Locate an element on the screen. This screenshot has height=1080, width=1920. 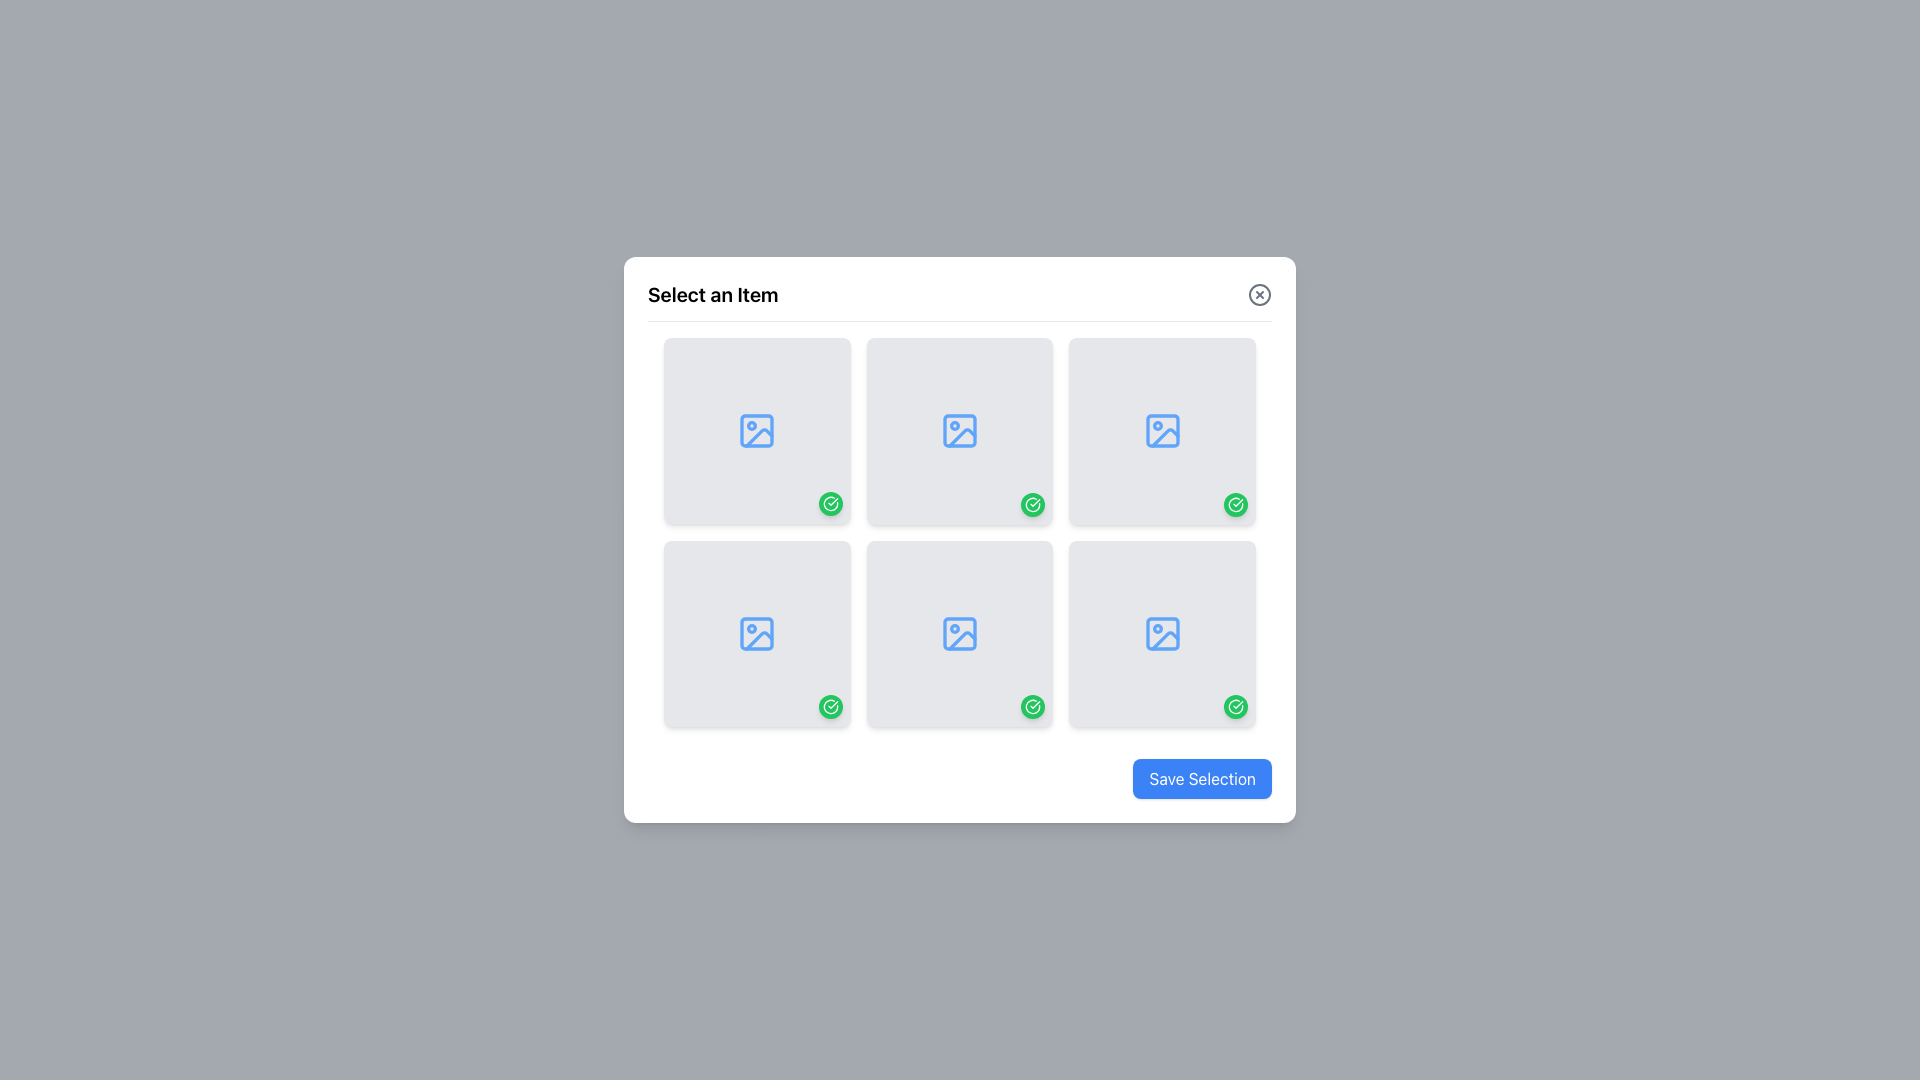
the state of the confirmation icon located in the bottom-right corner of the middle cell in the second row of a 3x2 grid layout is located at coordinates (1033, 503).